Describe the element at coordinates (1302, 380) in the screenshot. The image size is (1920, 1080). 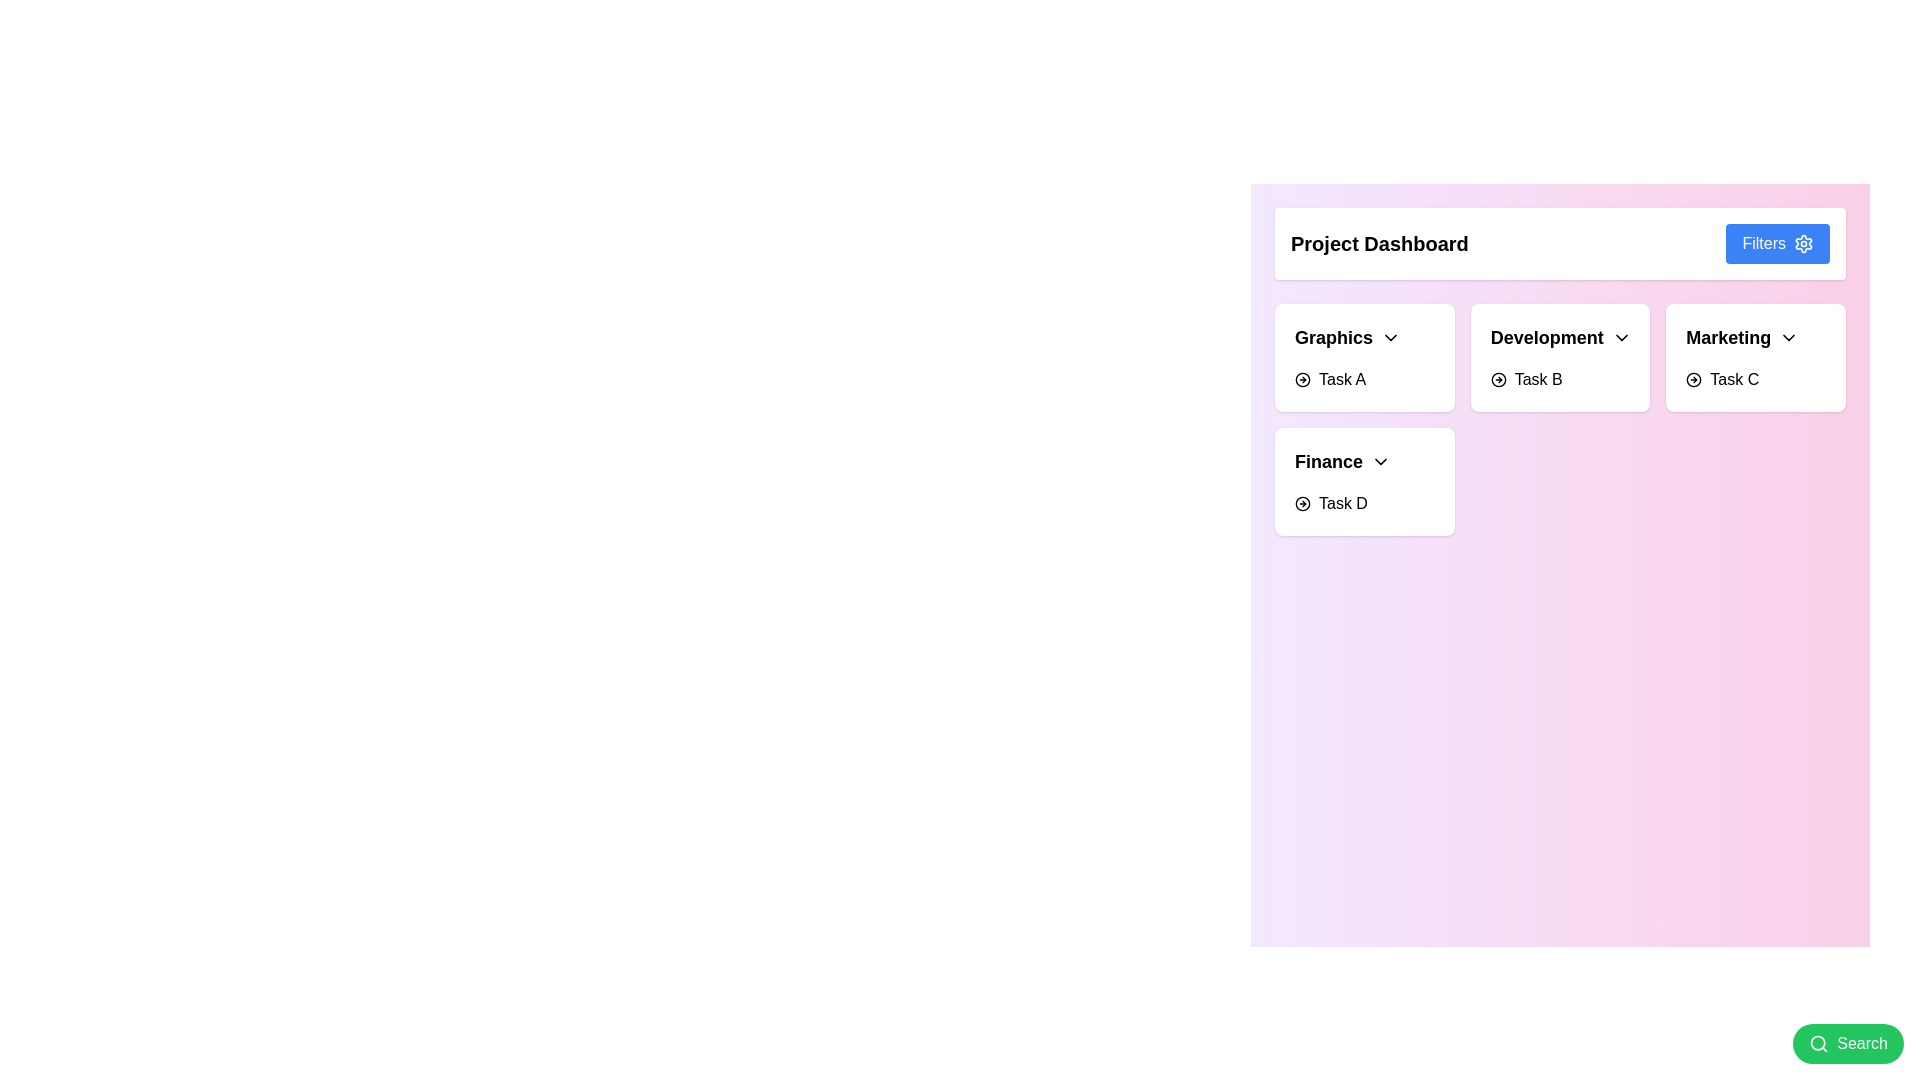
I see `the icon representing 'Task A' located in the 'Graphics' section of the dashboard, placed to the left of the text 'Task A'` at that location.